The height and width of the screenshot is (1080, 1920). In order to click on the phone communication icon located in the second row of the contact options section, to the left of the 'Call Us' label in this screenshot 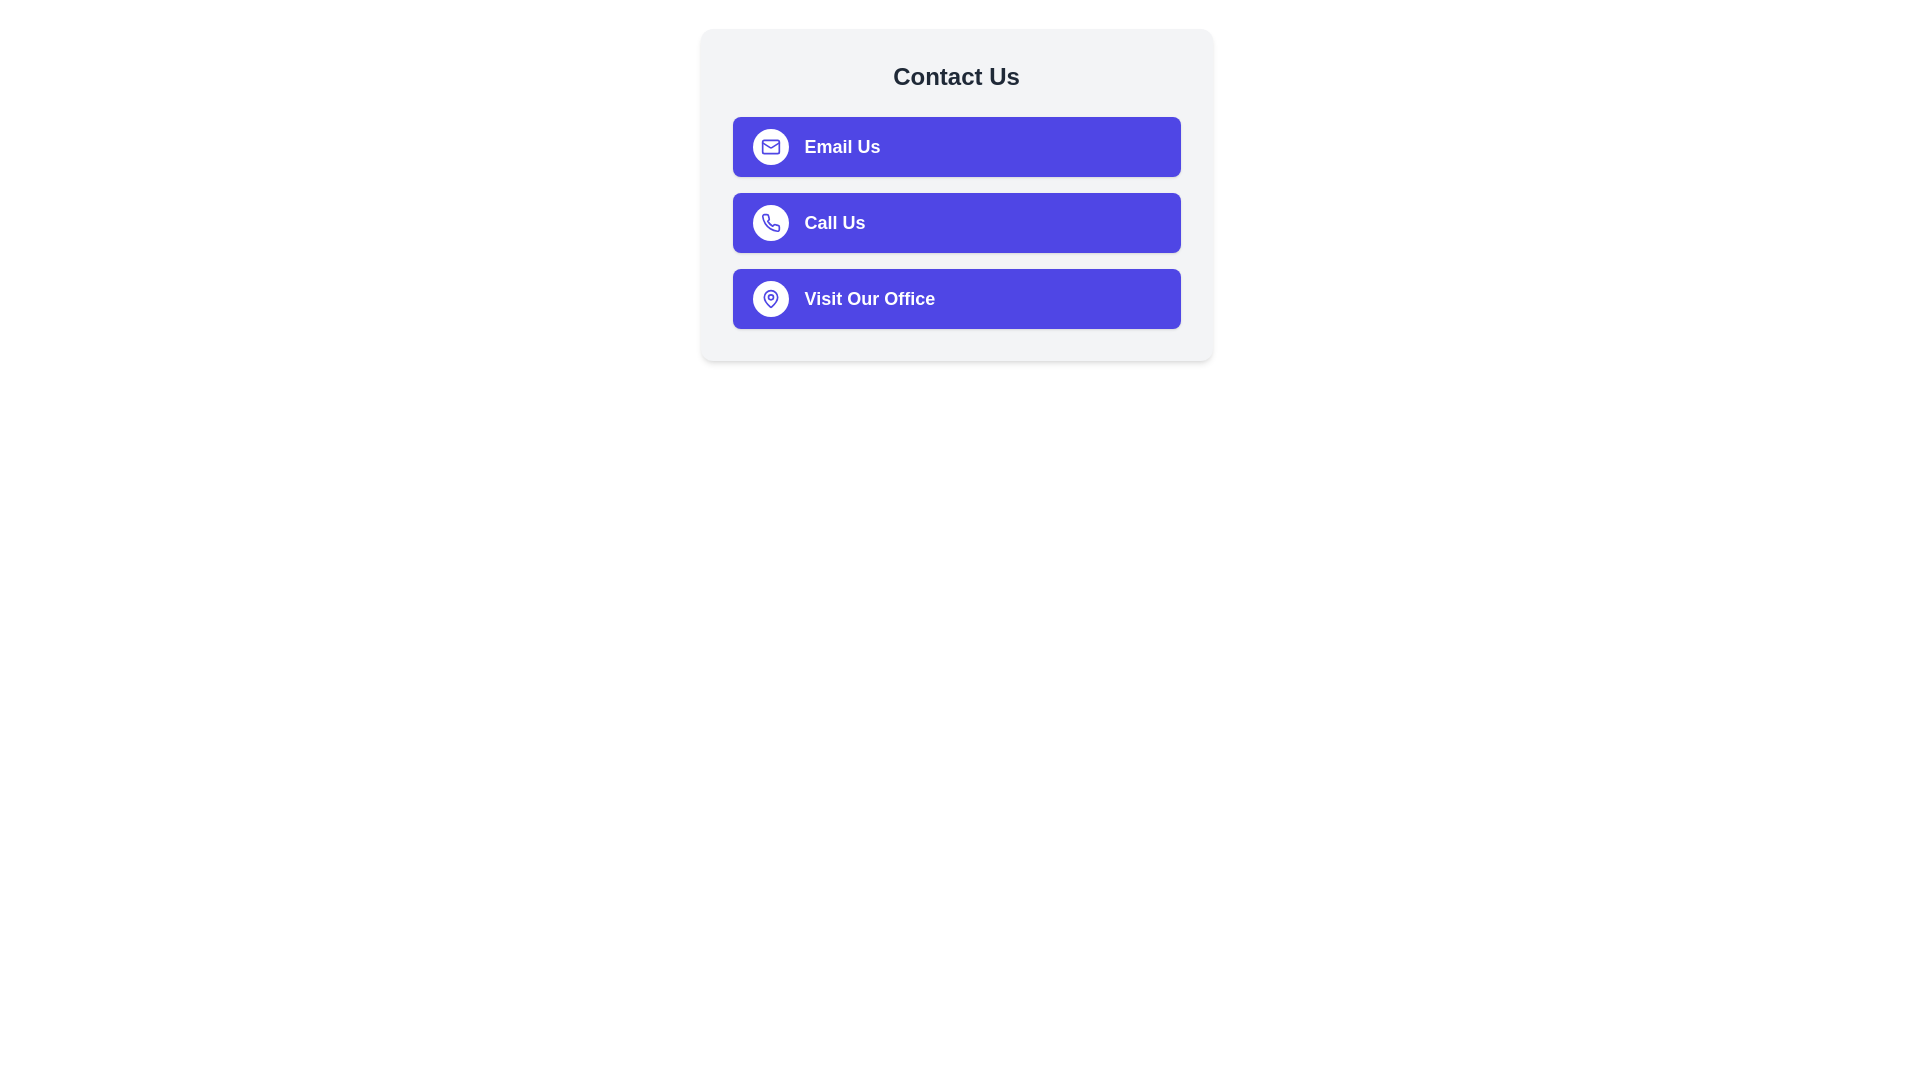, I will do `click(769, 223)`.